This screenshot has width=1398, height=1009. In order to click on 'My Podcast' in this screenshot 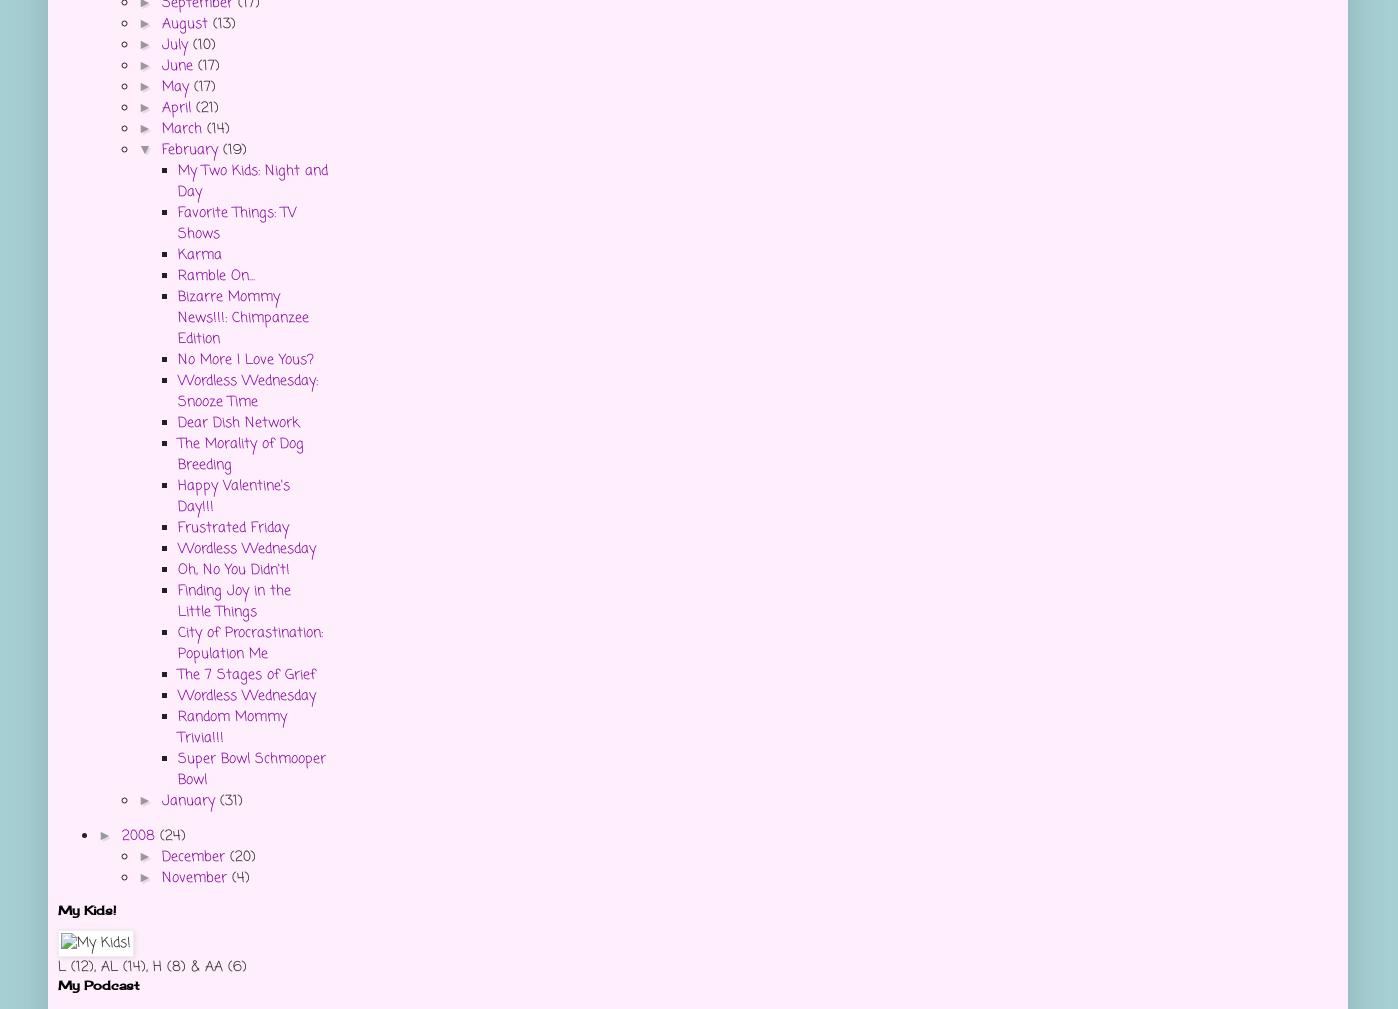, I will do `click(98, 985)`.